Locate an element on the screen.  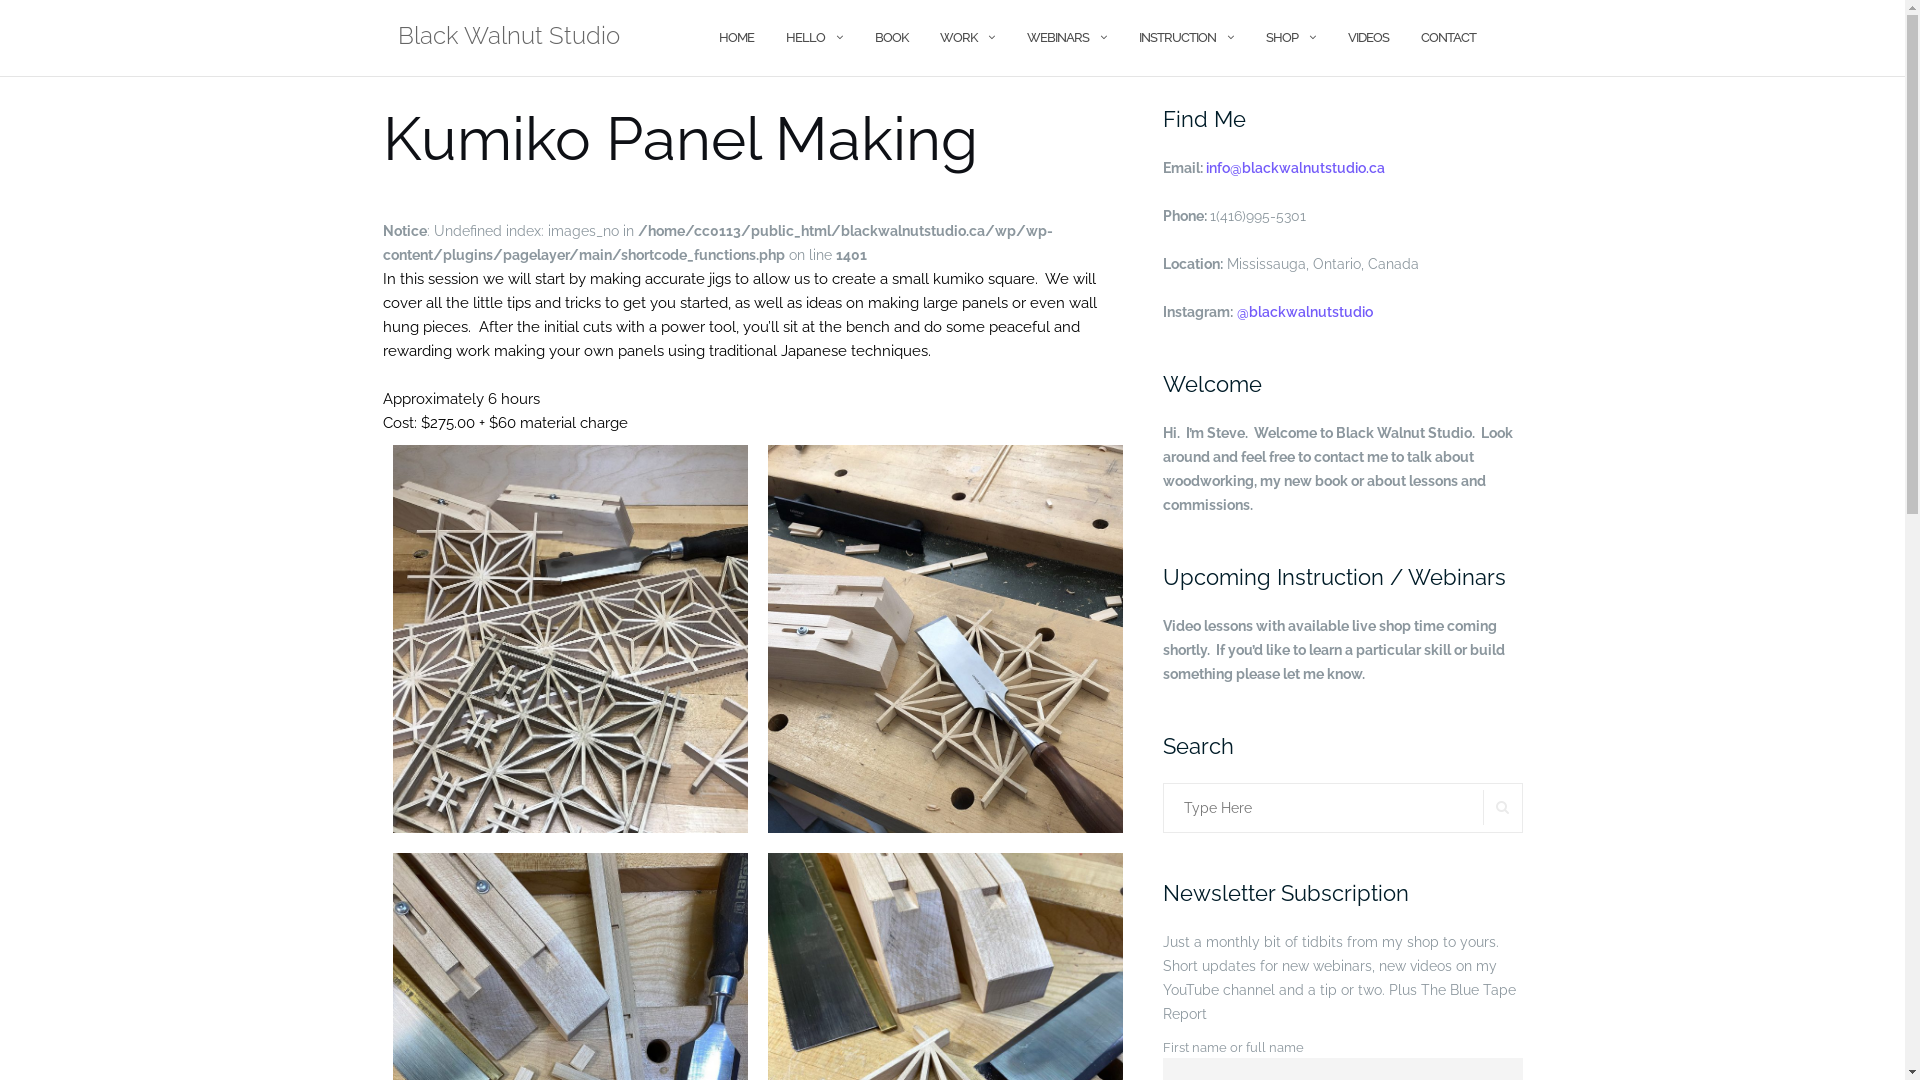
'WORK' is located at coordinates (957, 37).